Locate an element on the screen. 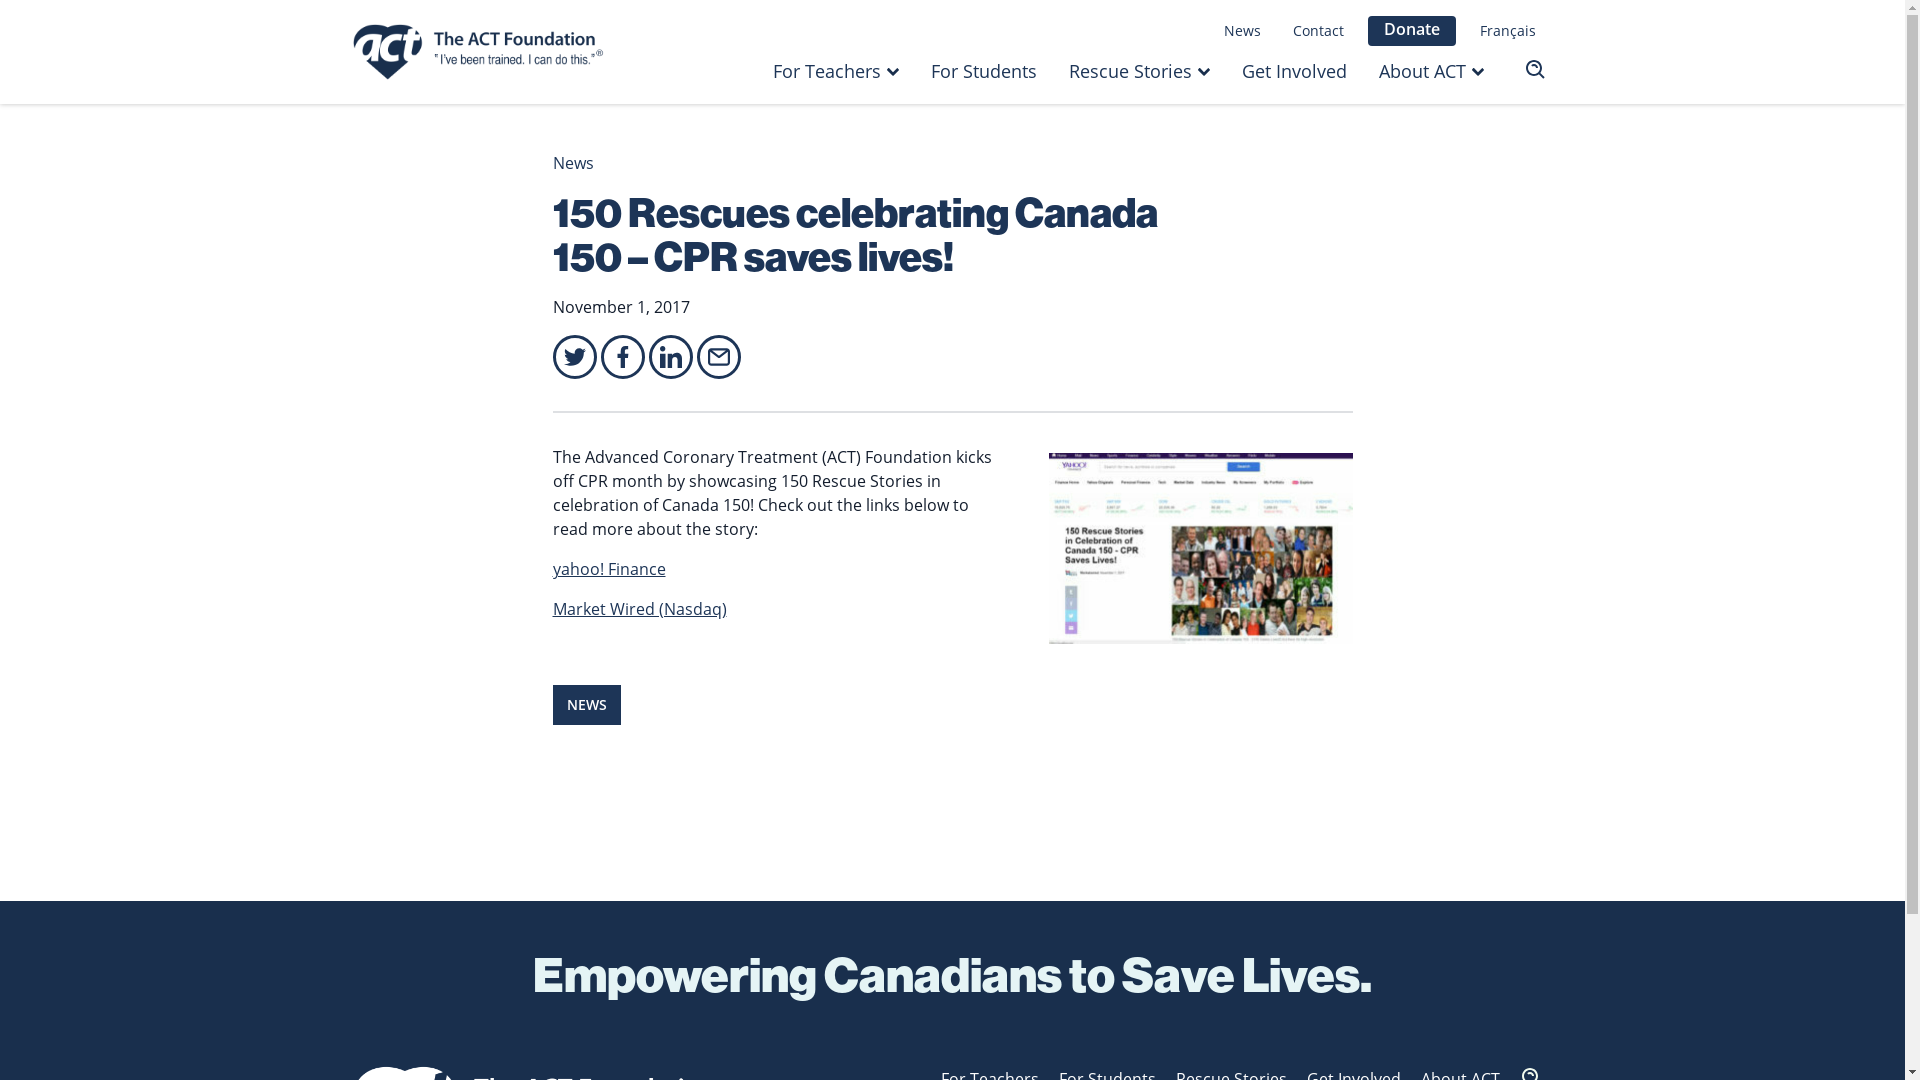 This screenshot has height=1080, width=1920. 'Market Wired (Nasdaq)' is located at coordinates (552, 608).